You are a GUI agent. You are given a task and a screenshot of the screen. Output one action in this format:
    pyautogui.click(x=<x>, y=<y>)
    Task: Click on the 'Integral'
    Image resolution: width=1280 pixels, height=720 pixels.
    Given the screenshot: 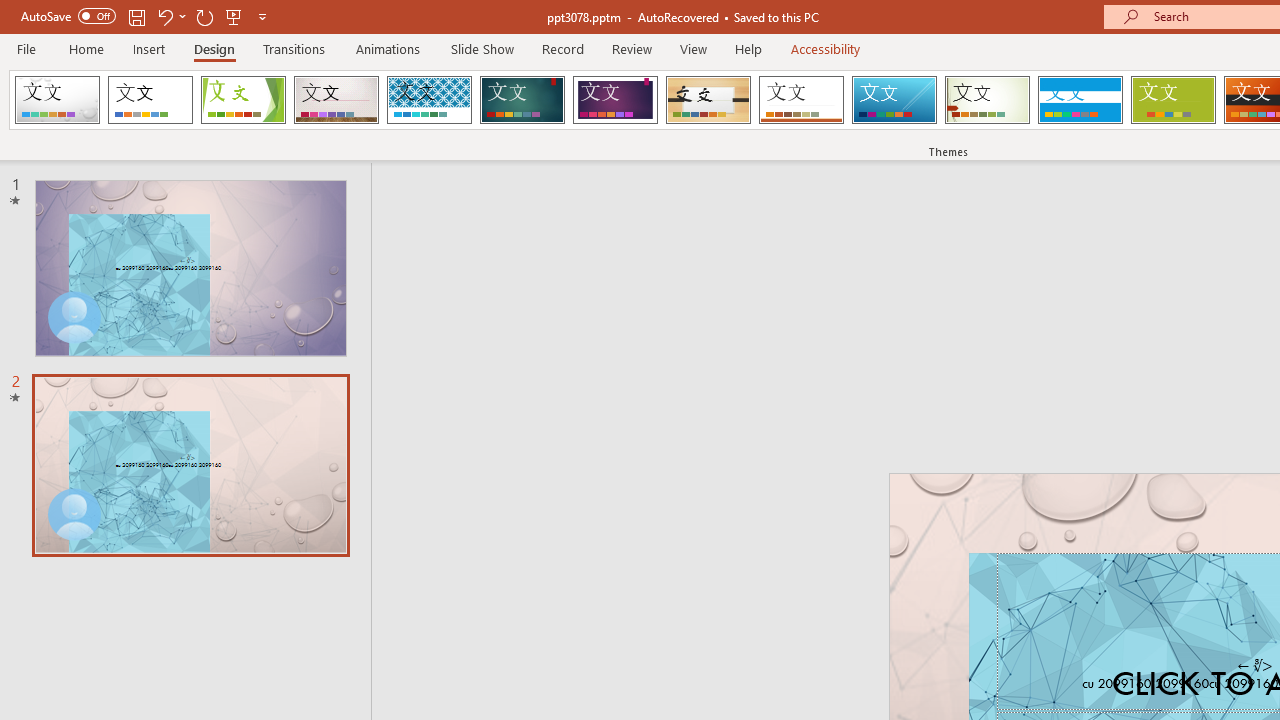 What is the action you would take?
    pyautogui.click(x=428, y=100)
    